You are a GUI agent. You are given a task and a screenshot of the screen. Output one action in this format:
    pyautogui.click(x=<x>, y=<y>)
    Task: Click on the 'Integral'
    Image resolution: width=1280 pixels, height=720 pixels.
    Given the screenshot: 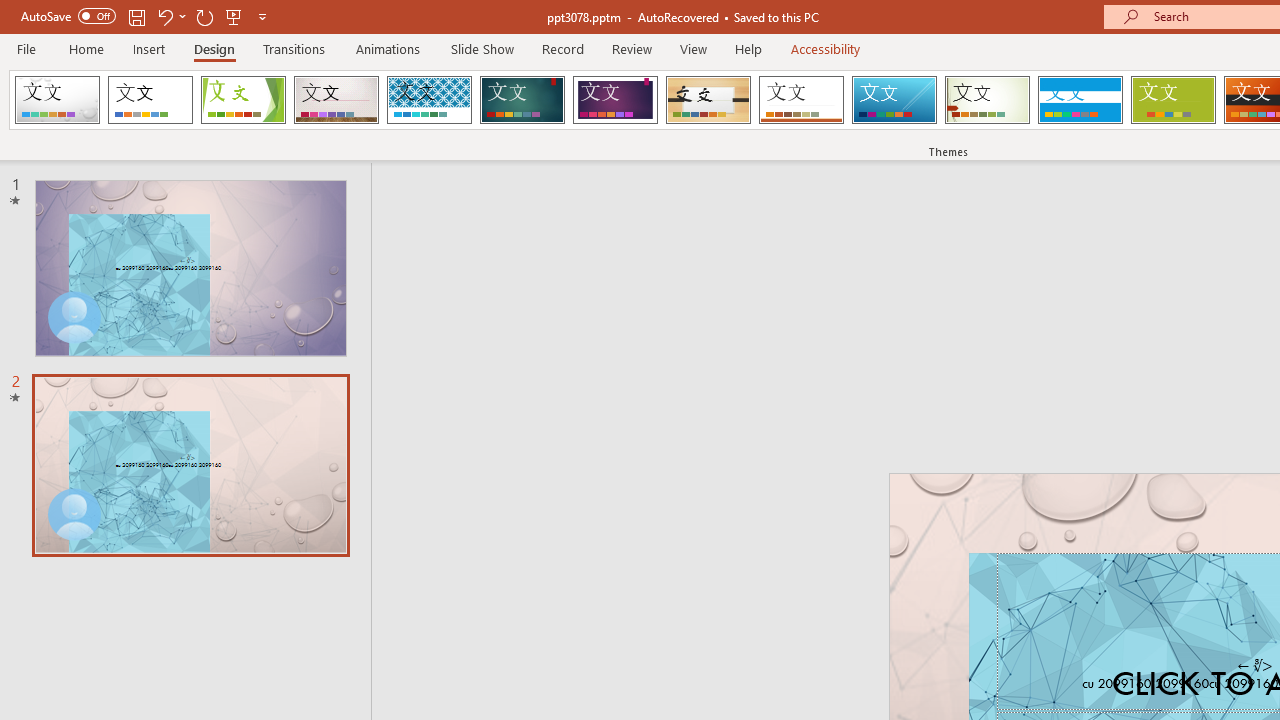 What is the action you would take?
    pyautogui.click(x=428, y=100)
    